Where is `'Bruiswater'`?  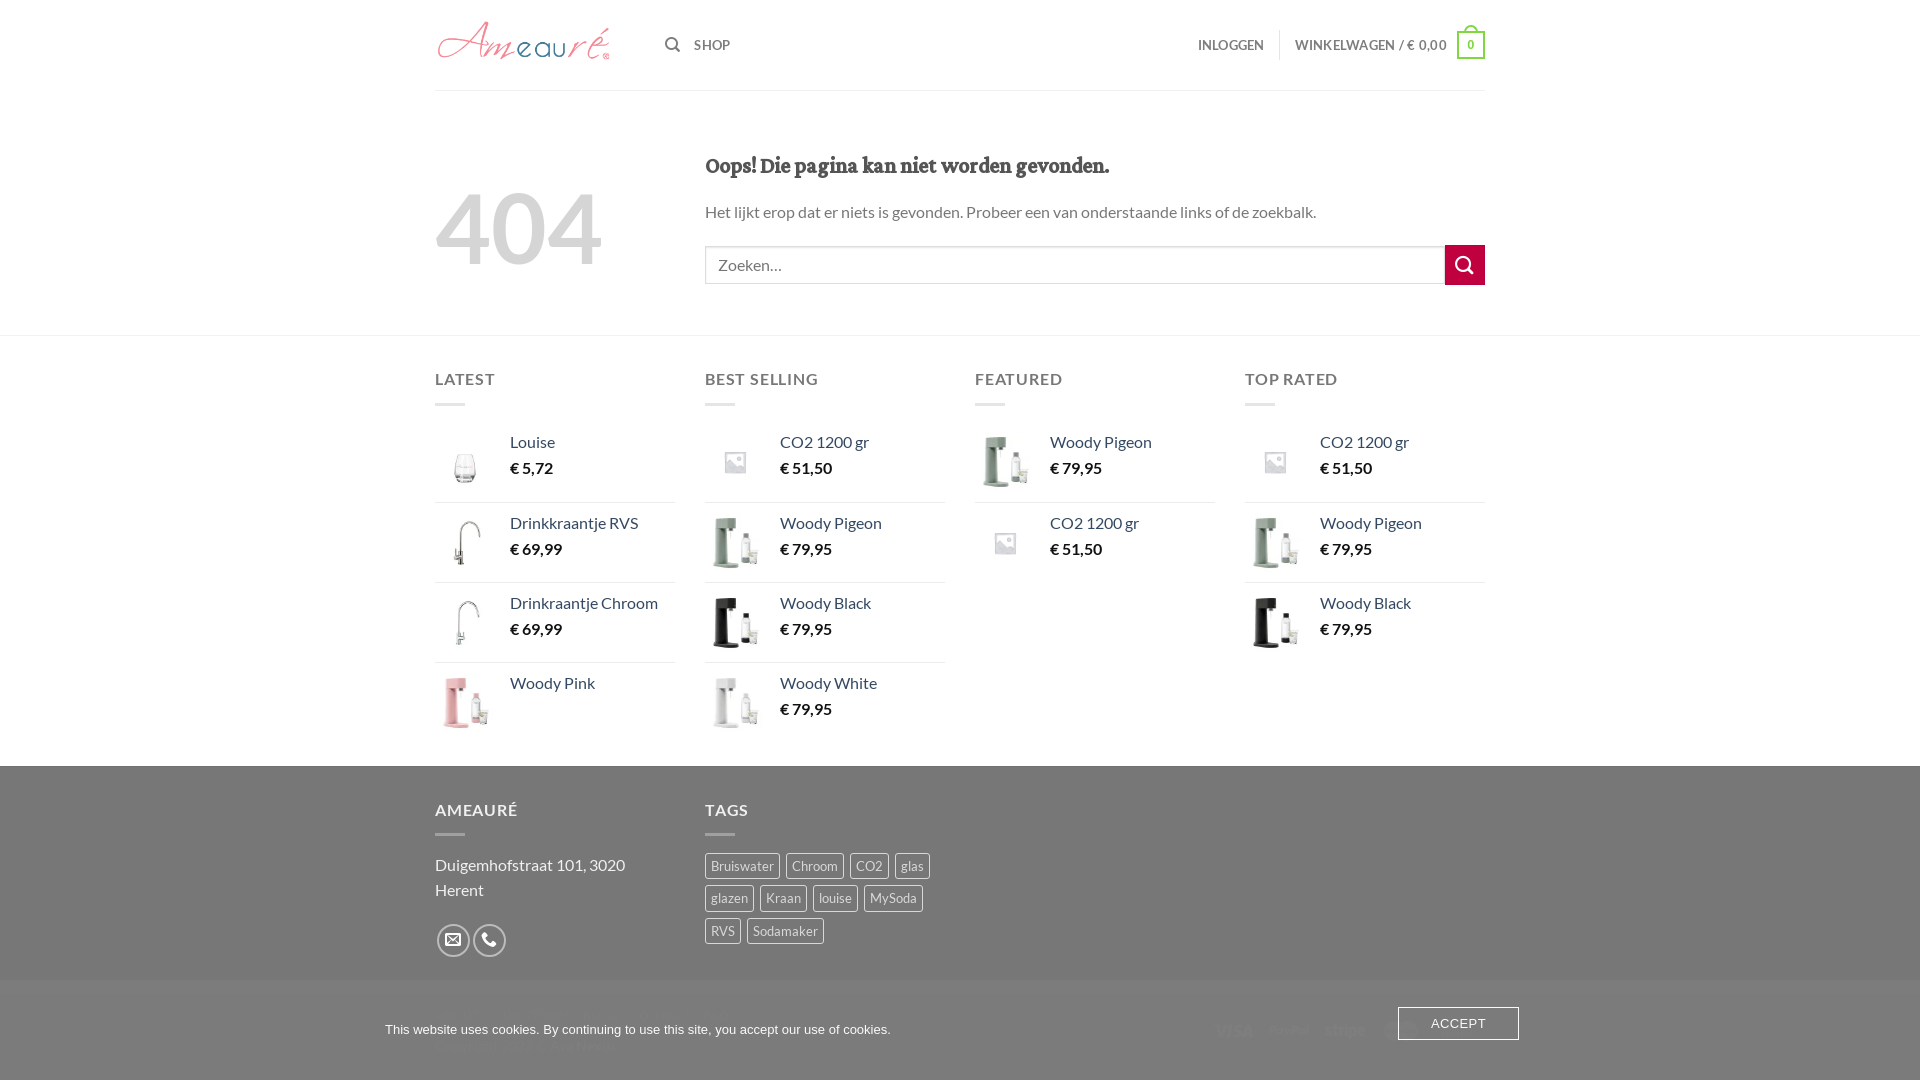
'Bruiswater' is located at coordinates (705, 865).